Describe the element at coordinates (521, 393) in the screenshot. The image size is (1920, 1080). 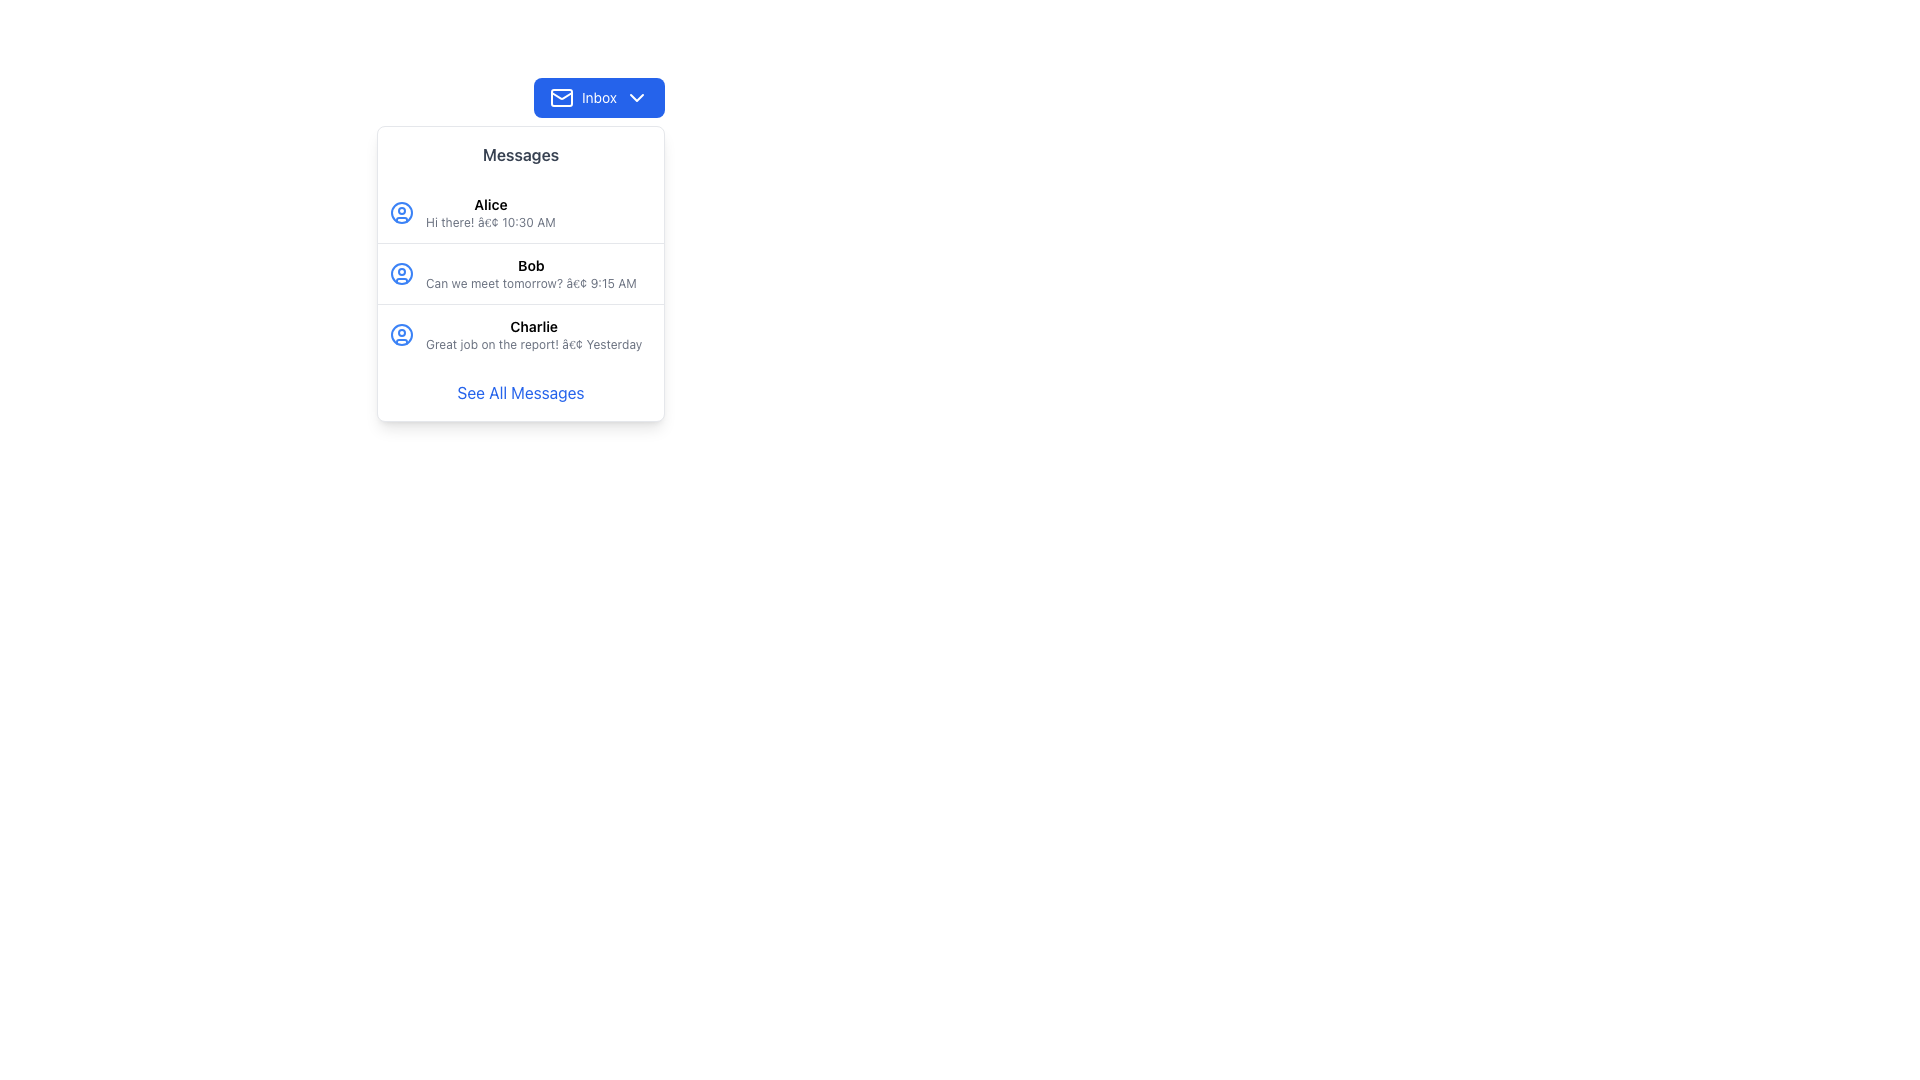
I see `the text link at the bottom of the pop-up` at that location.